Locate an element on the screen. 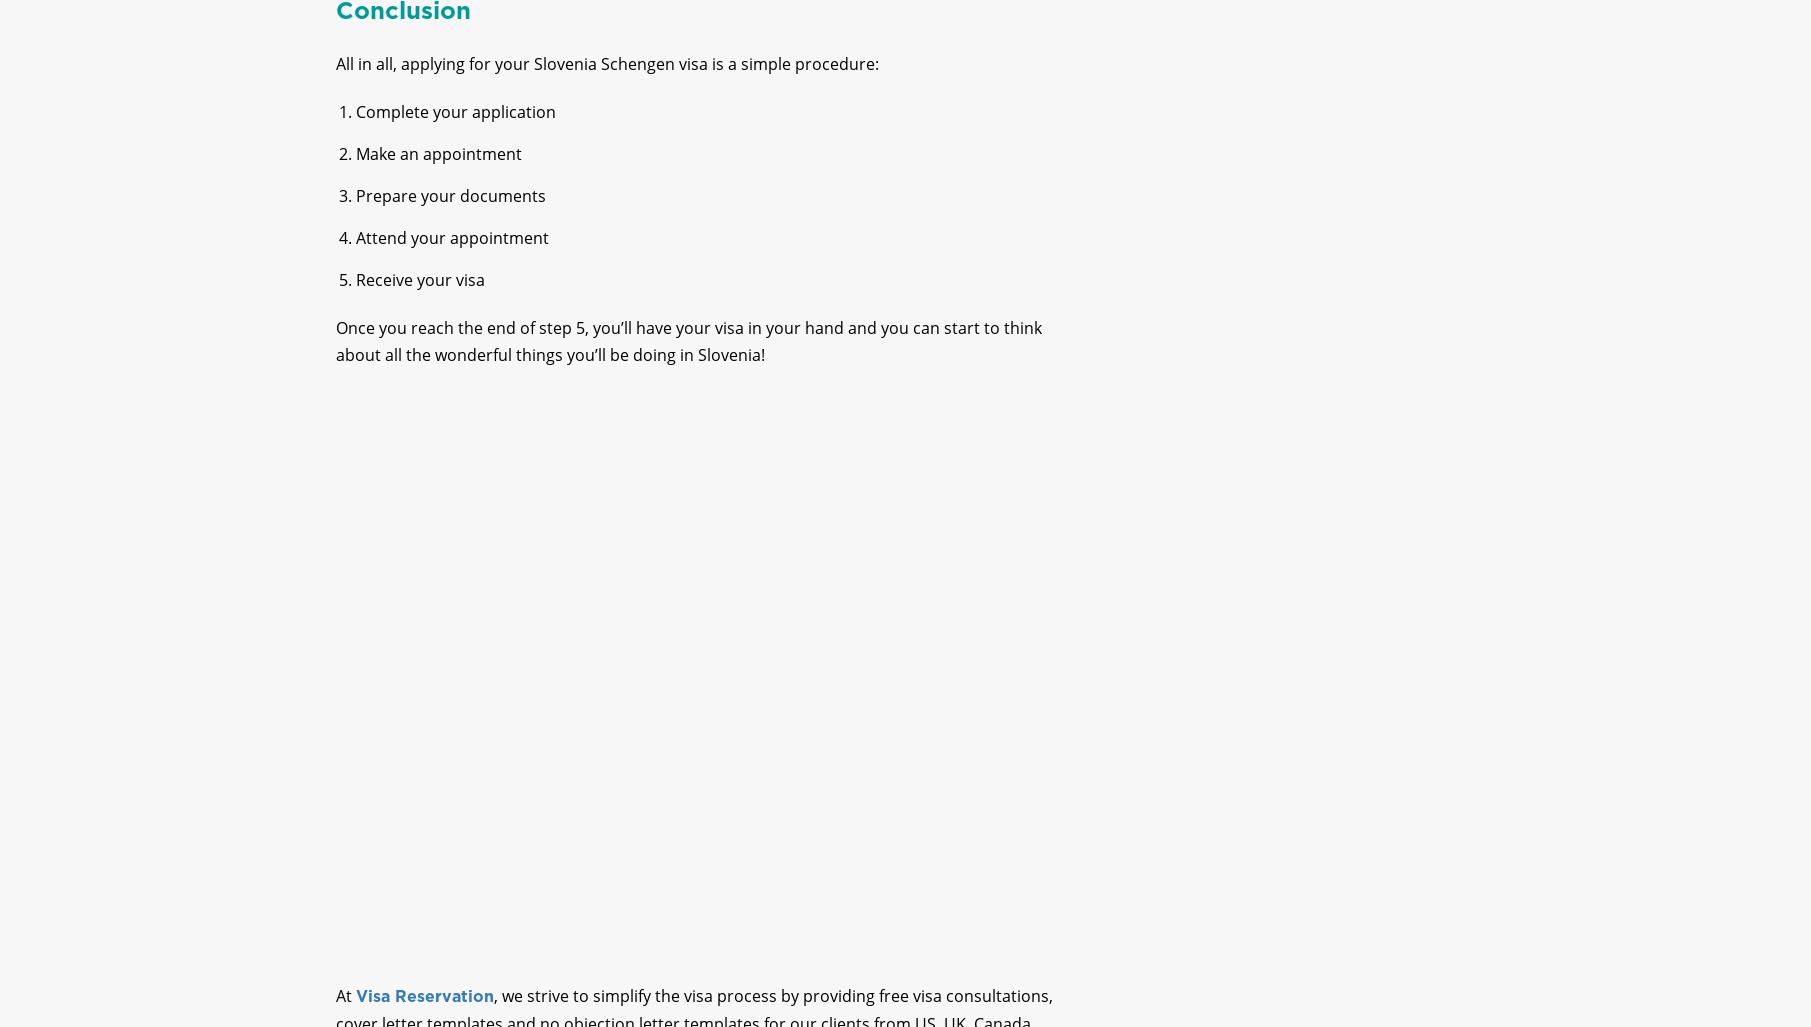 This screenshot has height=1027, width=1811. 'Complete your application' is located at coordinates (454, 127).